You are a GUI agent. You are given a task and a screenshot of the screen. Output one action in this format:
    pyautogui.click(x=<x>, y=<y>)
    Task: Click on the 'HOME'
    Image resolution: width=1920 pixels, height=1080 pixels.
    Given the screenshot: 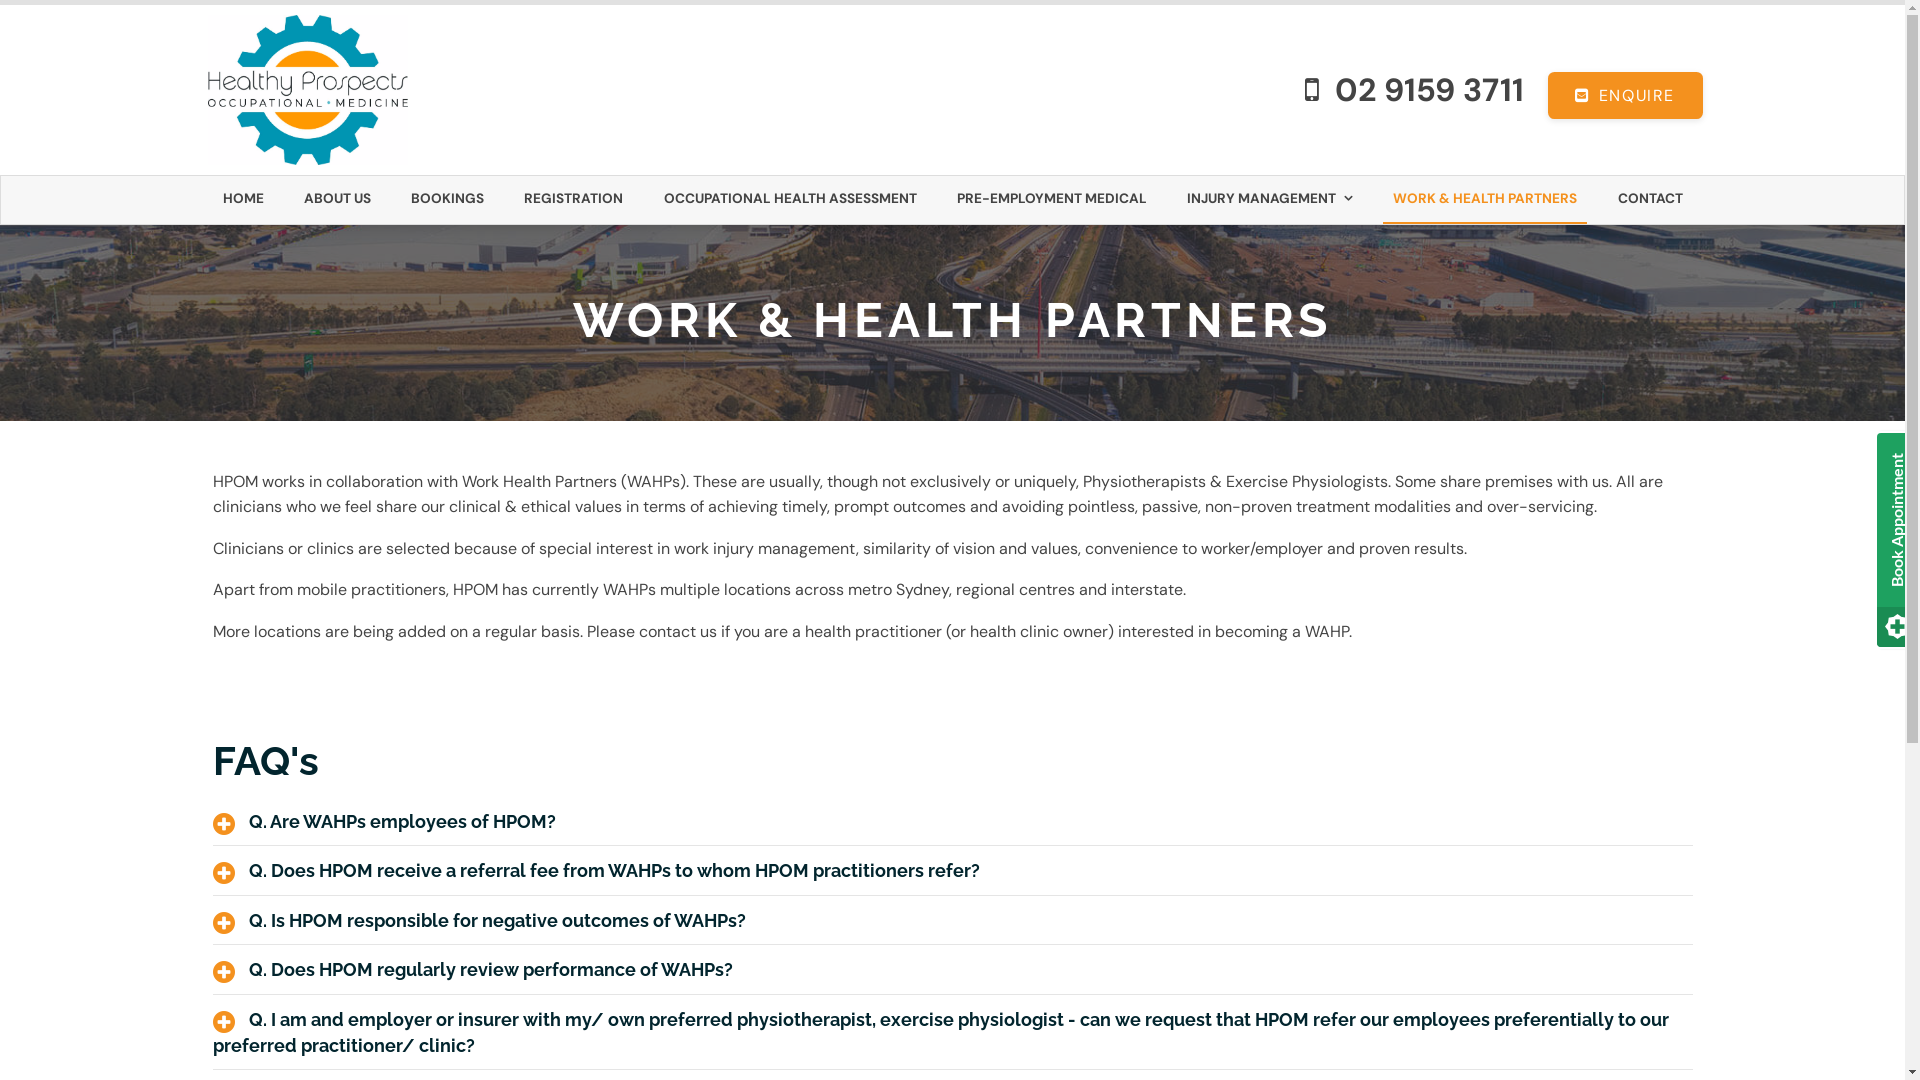 What is the action you would take?
    pyautogui.click(x=241, y=200)
    